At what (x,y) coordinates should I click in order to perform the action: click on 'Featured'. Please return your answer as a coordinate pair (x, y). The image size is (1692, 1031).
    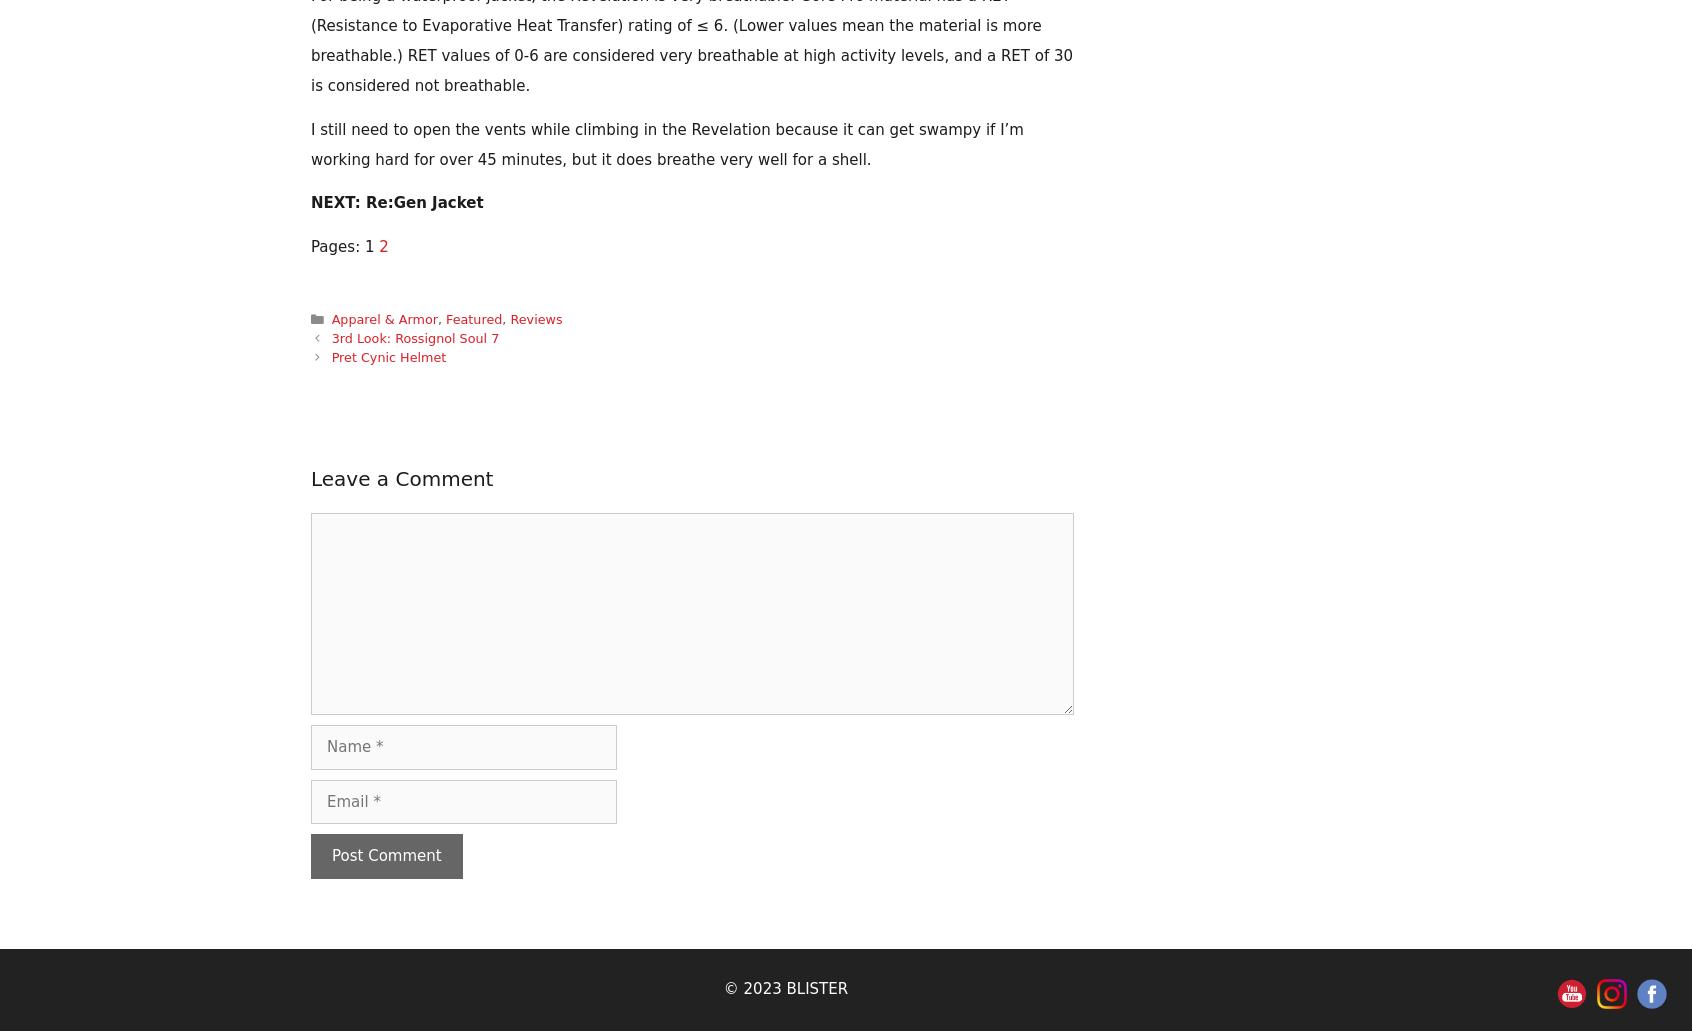
    Looking at the image, I should click on (472, 317).